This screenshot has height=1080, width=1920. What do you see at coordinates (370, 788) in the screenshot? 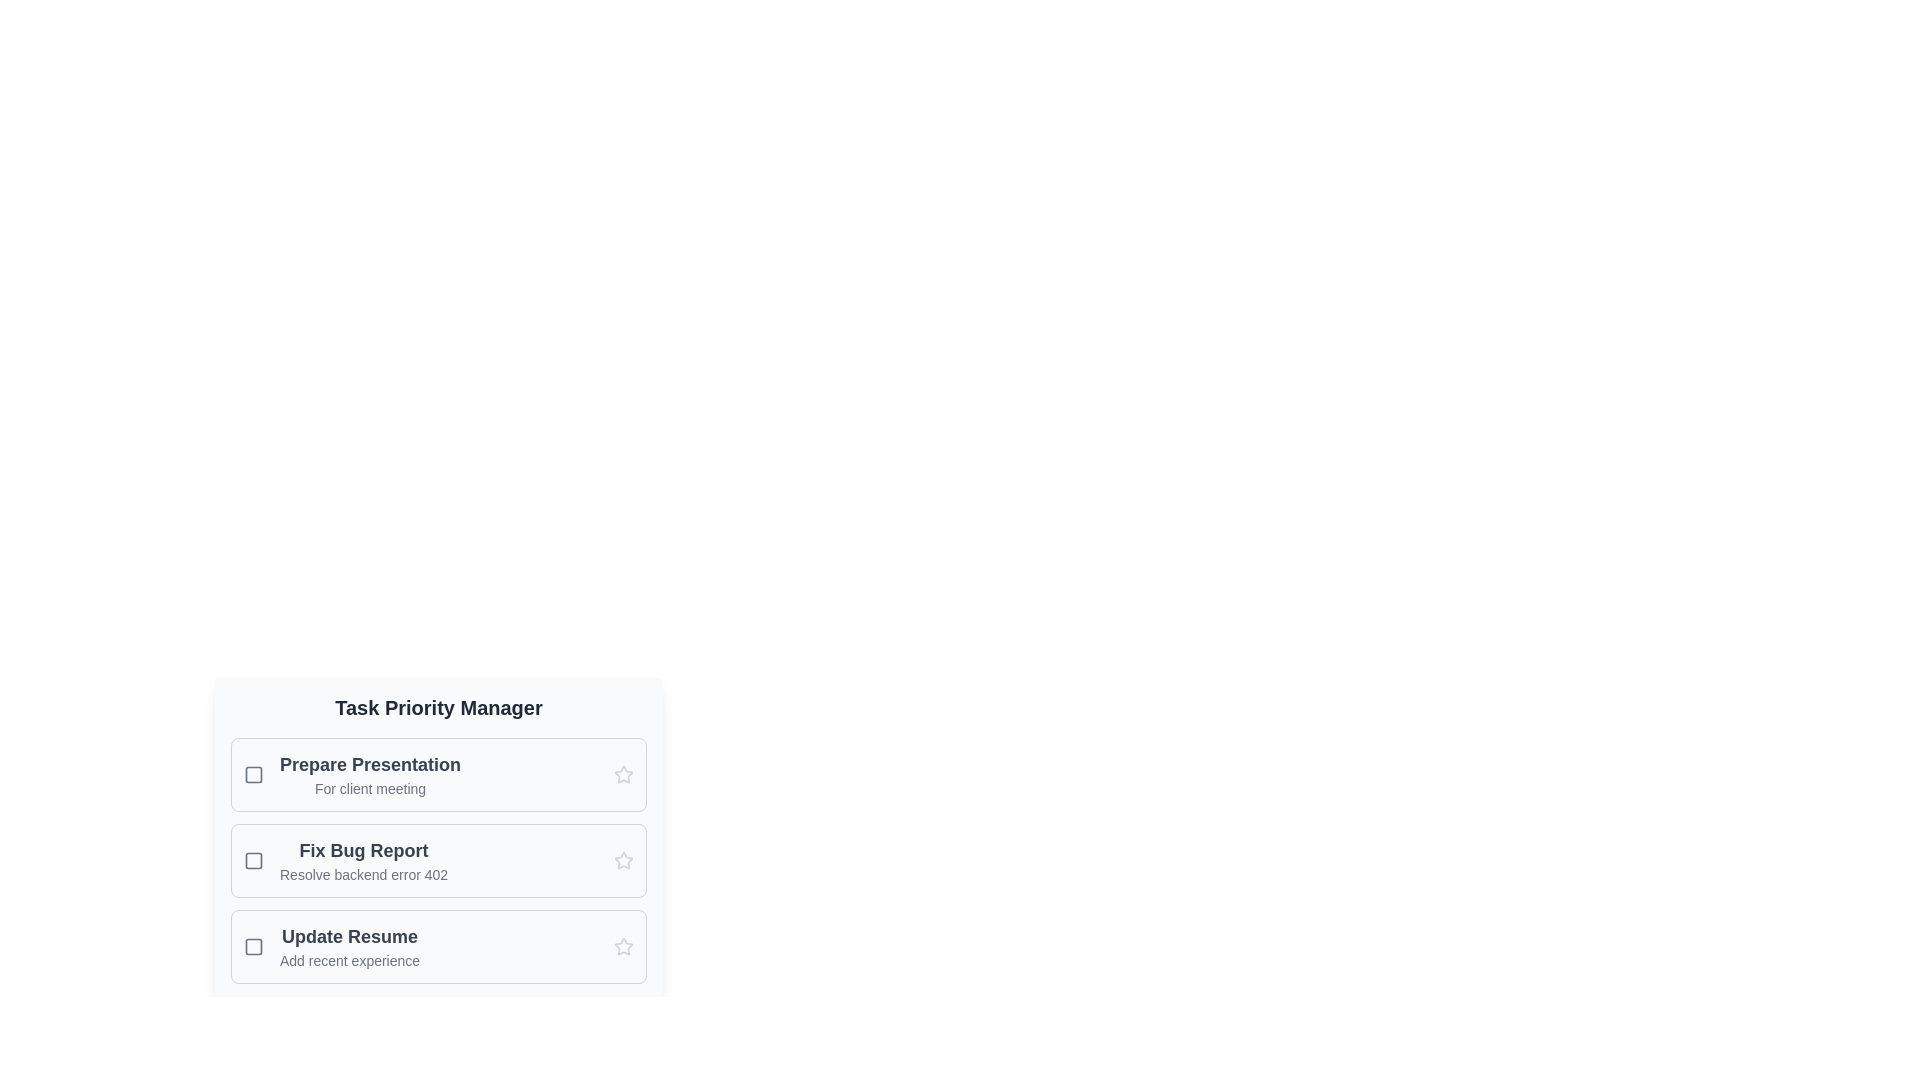
I see `the static text element that serves as a subtitle beneath the 'Prepare Presentation' heading in the first task card of the task list` at bounding box center [370, 788].